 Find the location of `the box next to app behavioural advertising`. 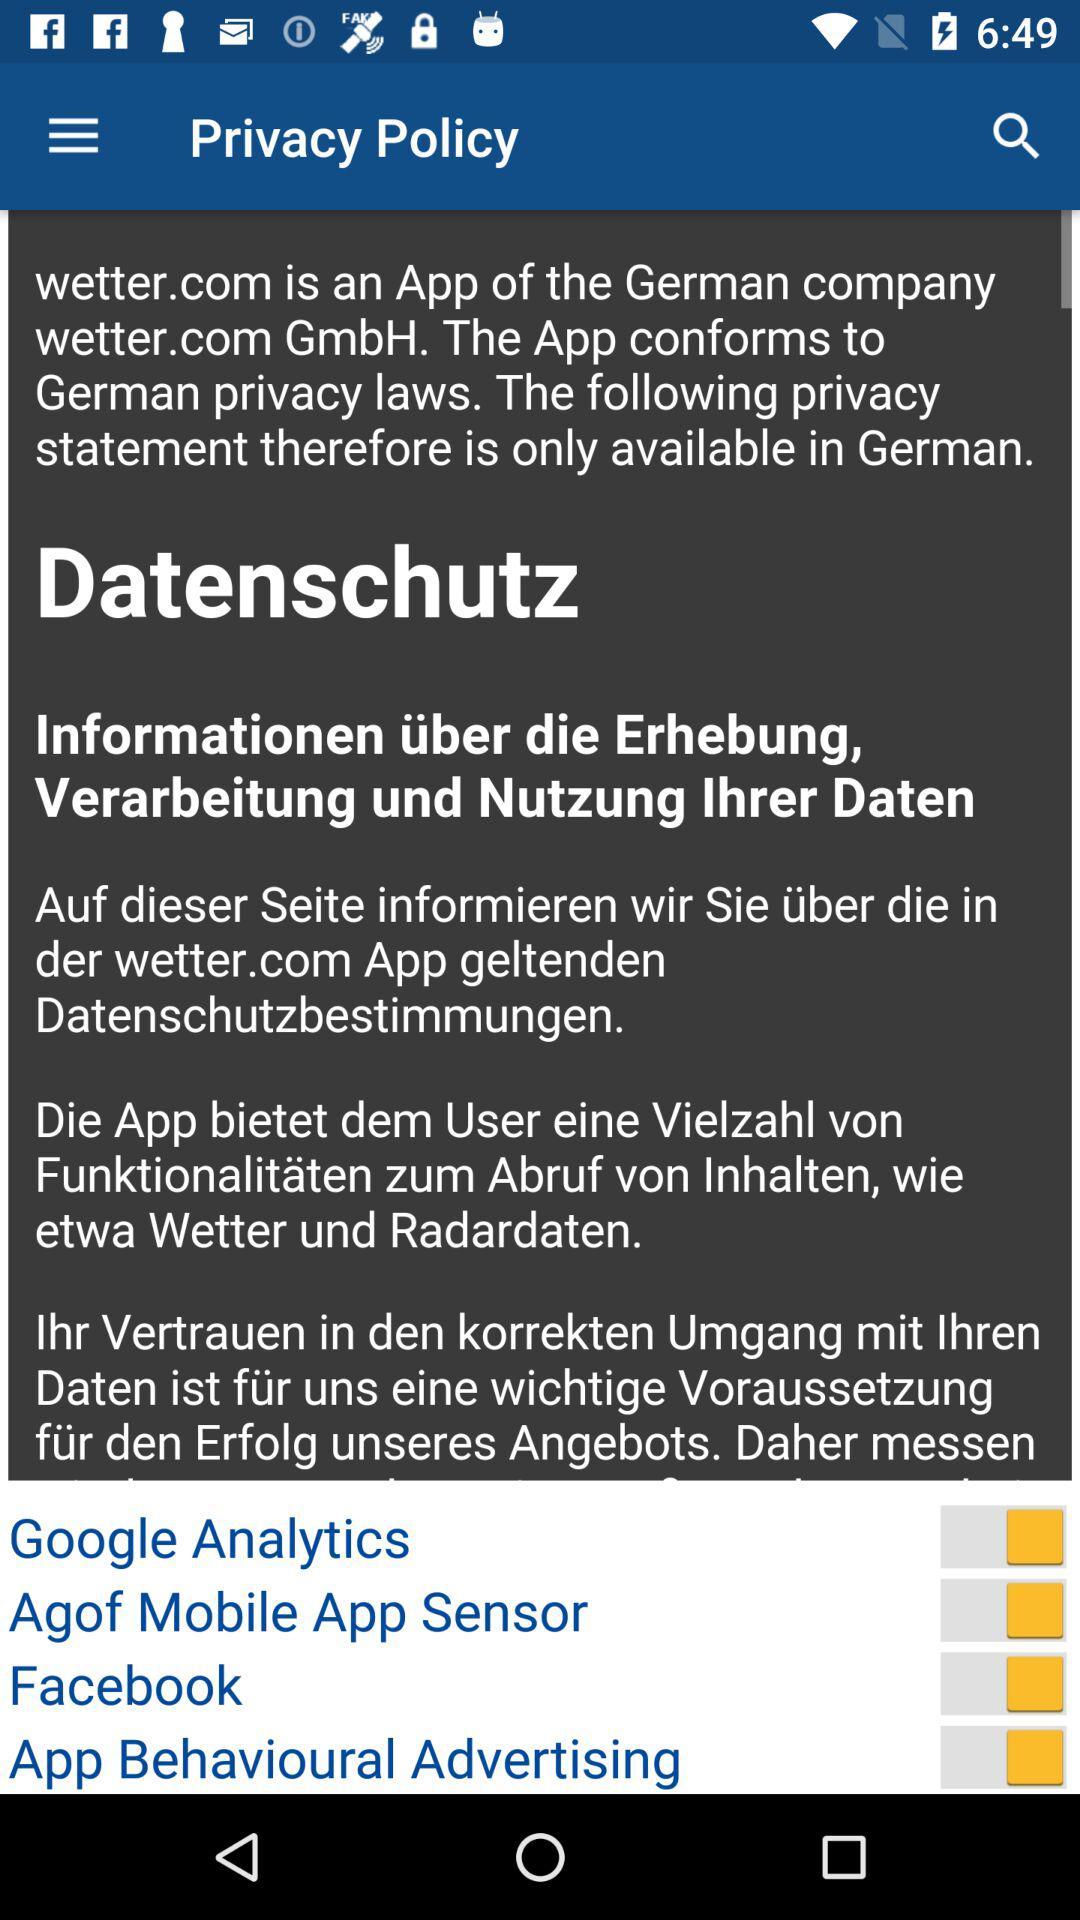

the box next to app behavioural advertising is located at coordinates (1003, 1756).